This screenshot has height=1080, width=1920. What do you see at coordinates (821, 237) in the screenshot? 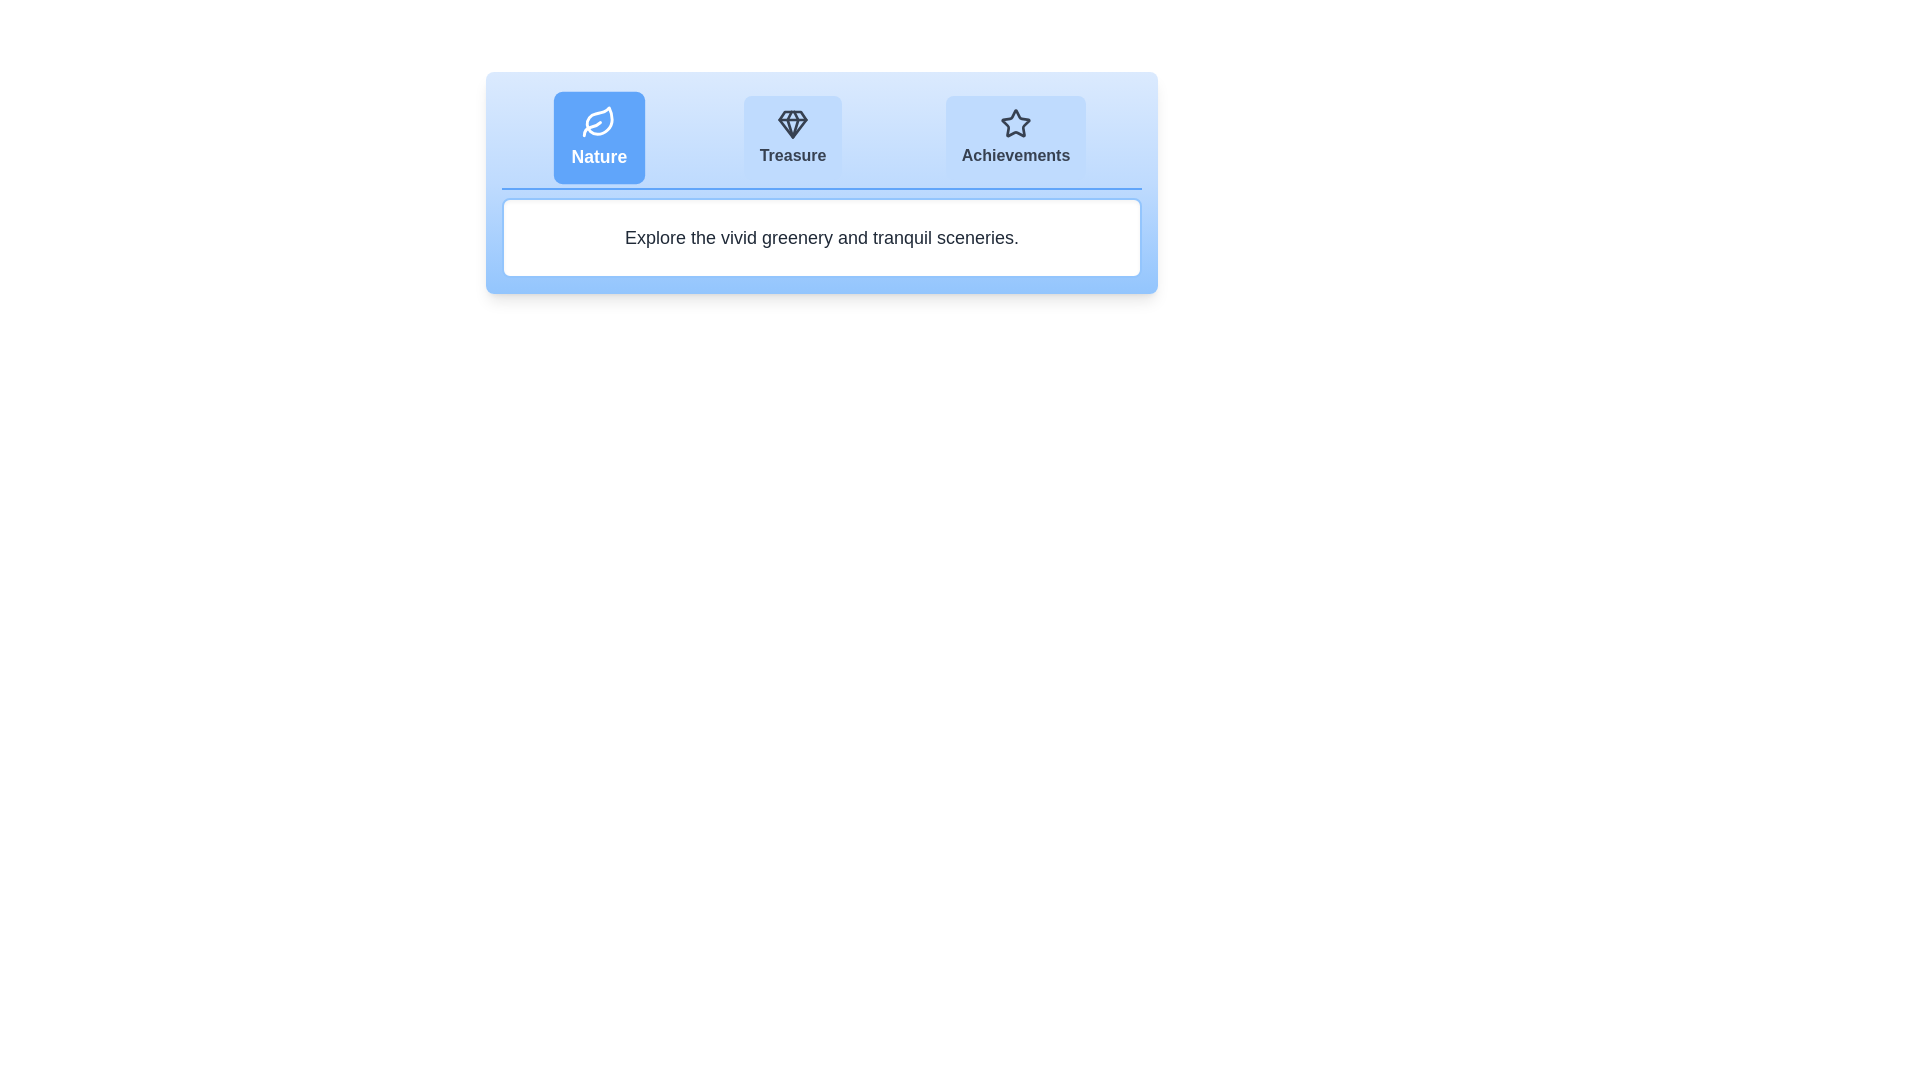
I see `the content displayed in the active tab` at bounding box center [821, 237].